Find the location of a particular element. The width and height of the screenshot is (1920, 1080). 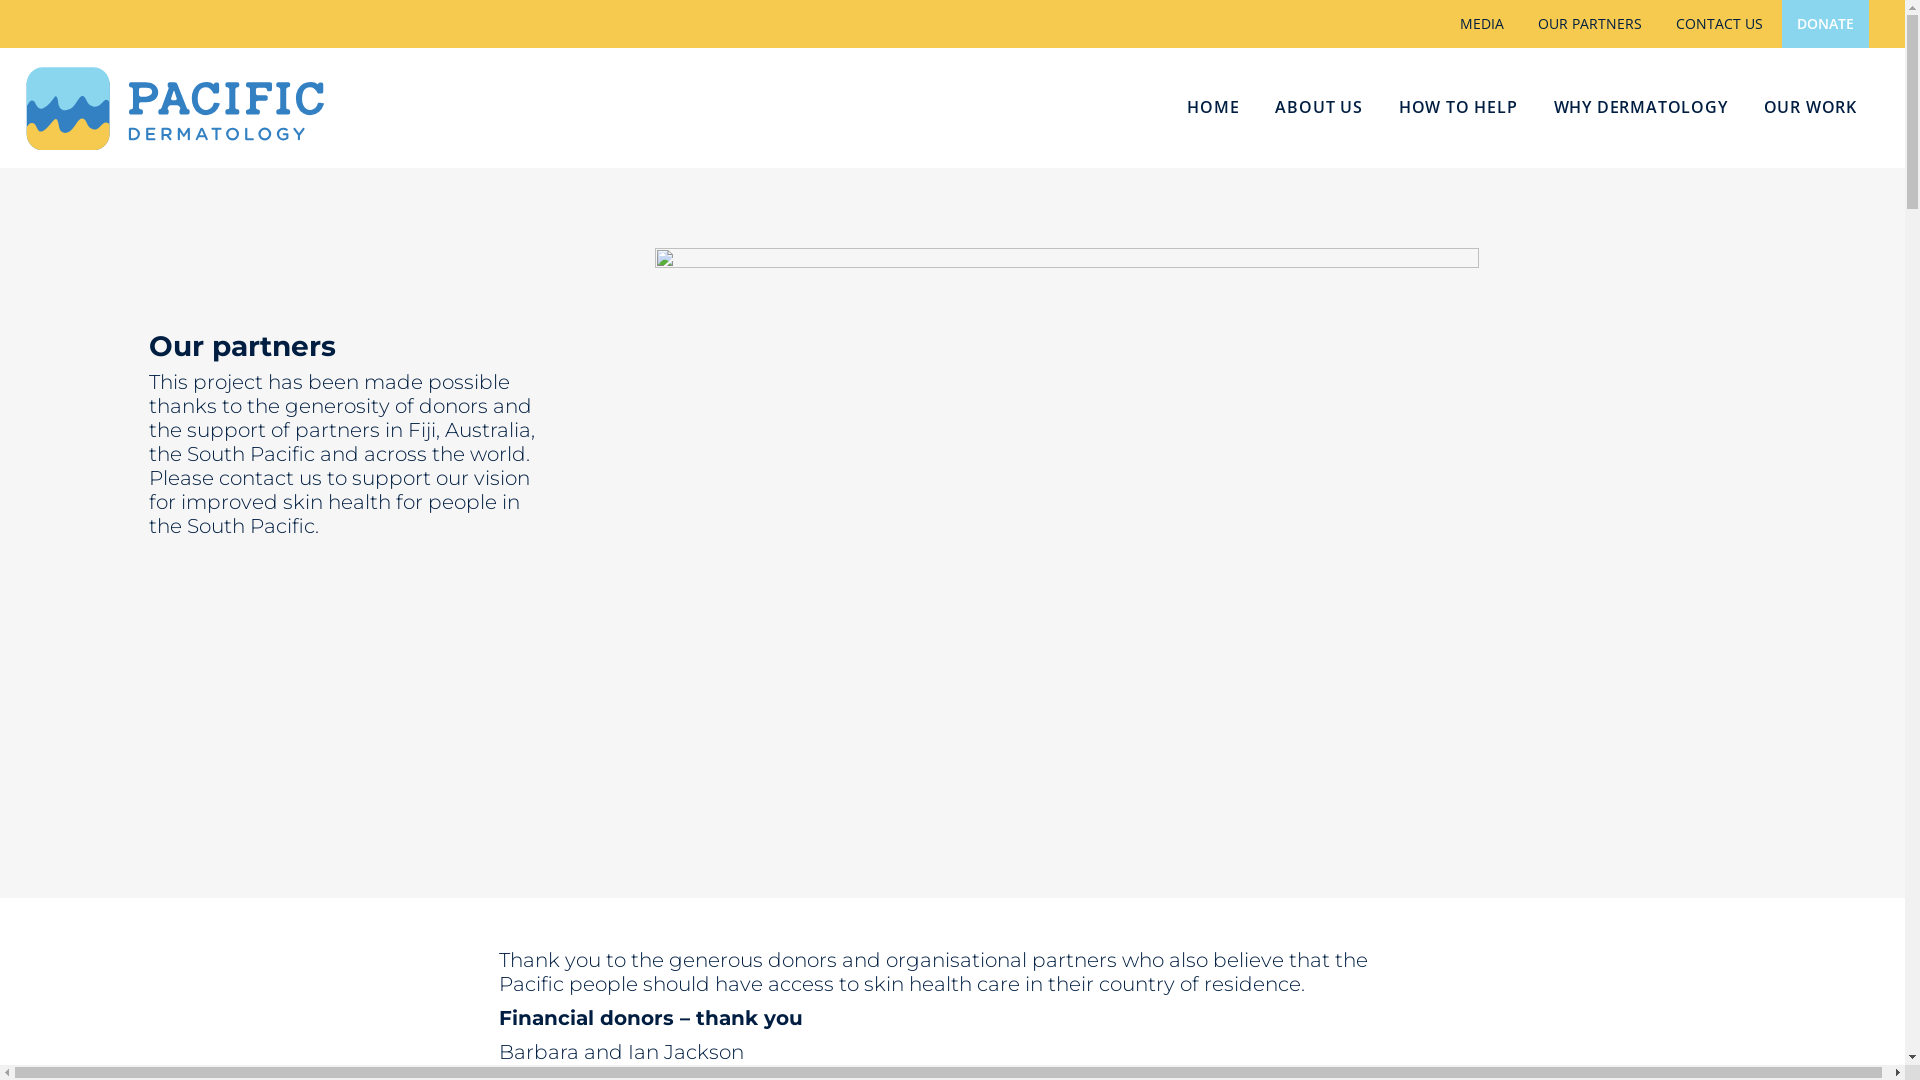

'OUR PARTNERS' is located at coordinates (1588, 23).